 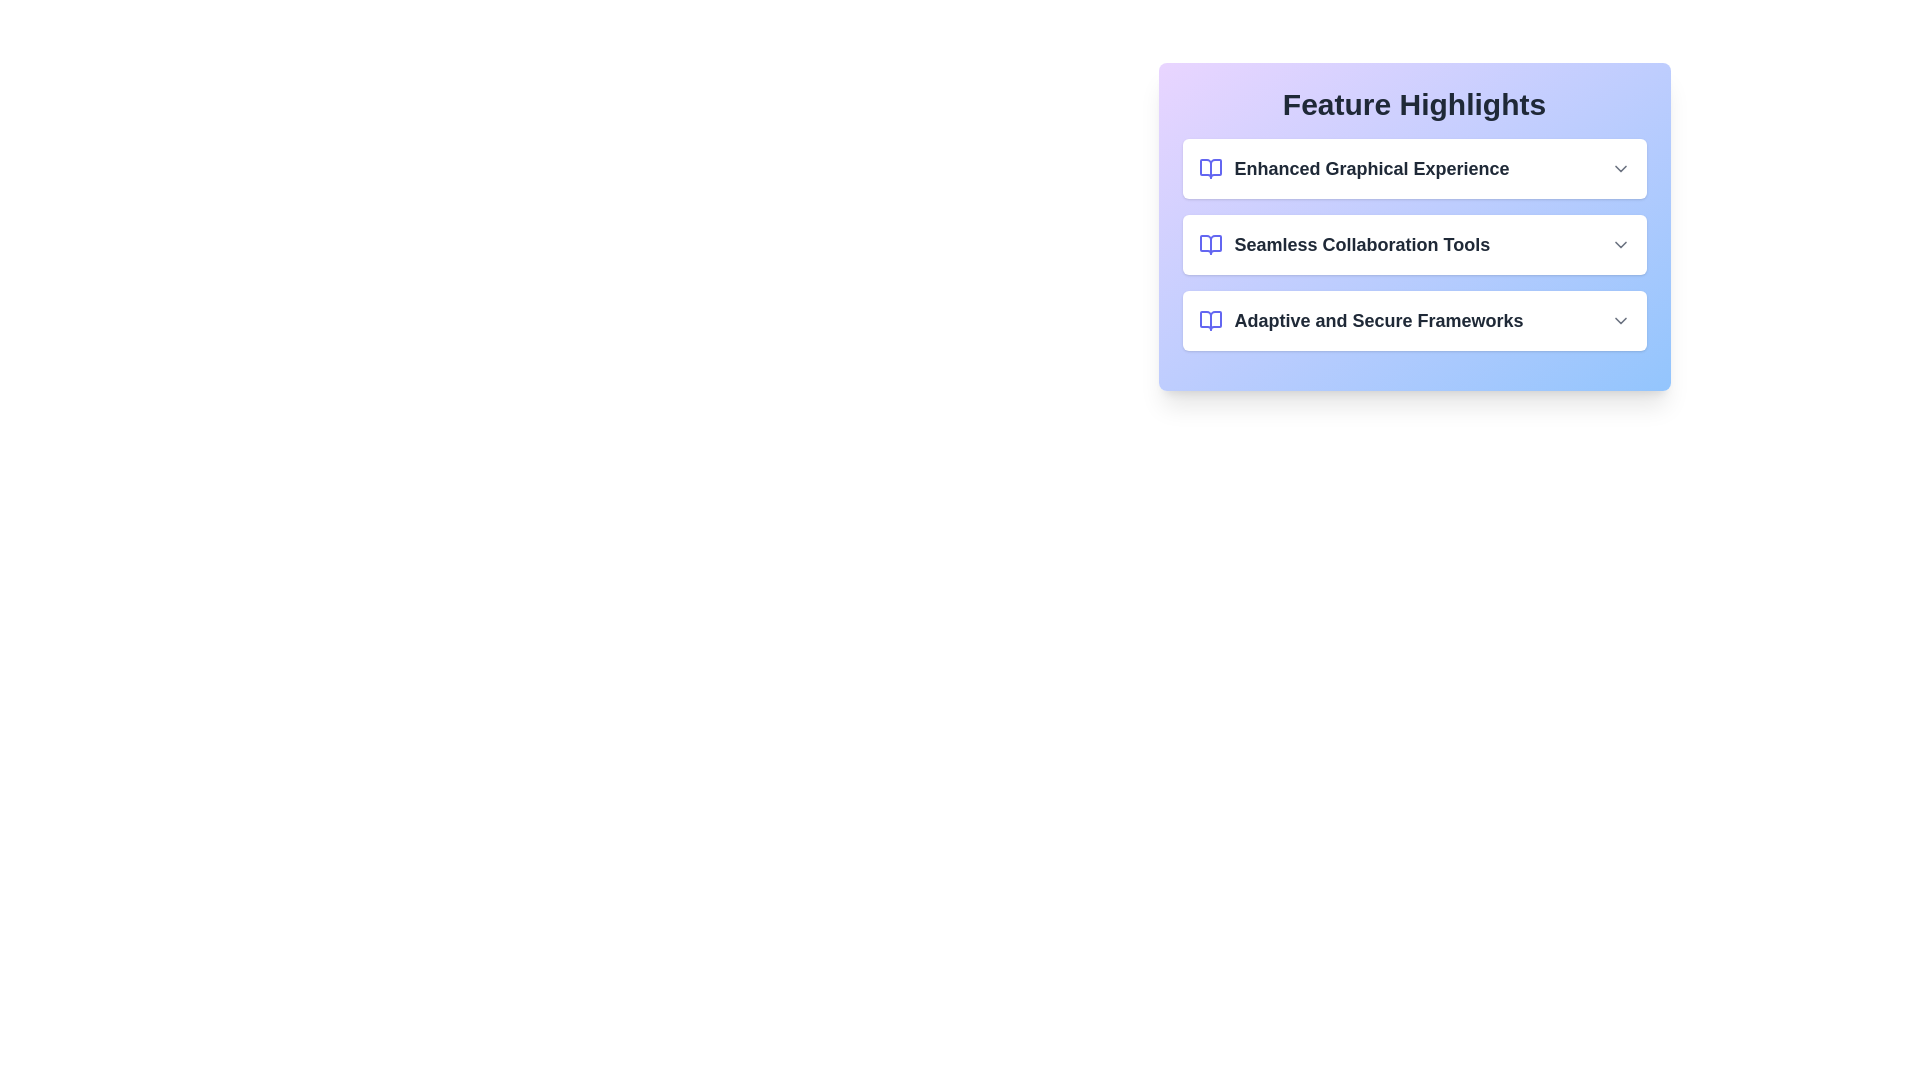 I want to click on the text item representing 'Seamless Collaboration Tools' within the 'Feature Highlights' list, so click(x=1413, y=244).